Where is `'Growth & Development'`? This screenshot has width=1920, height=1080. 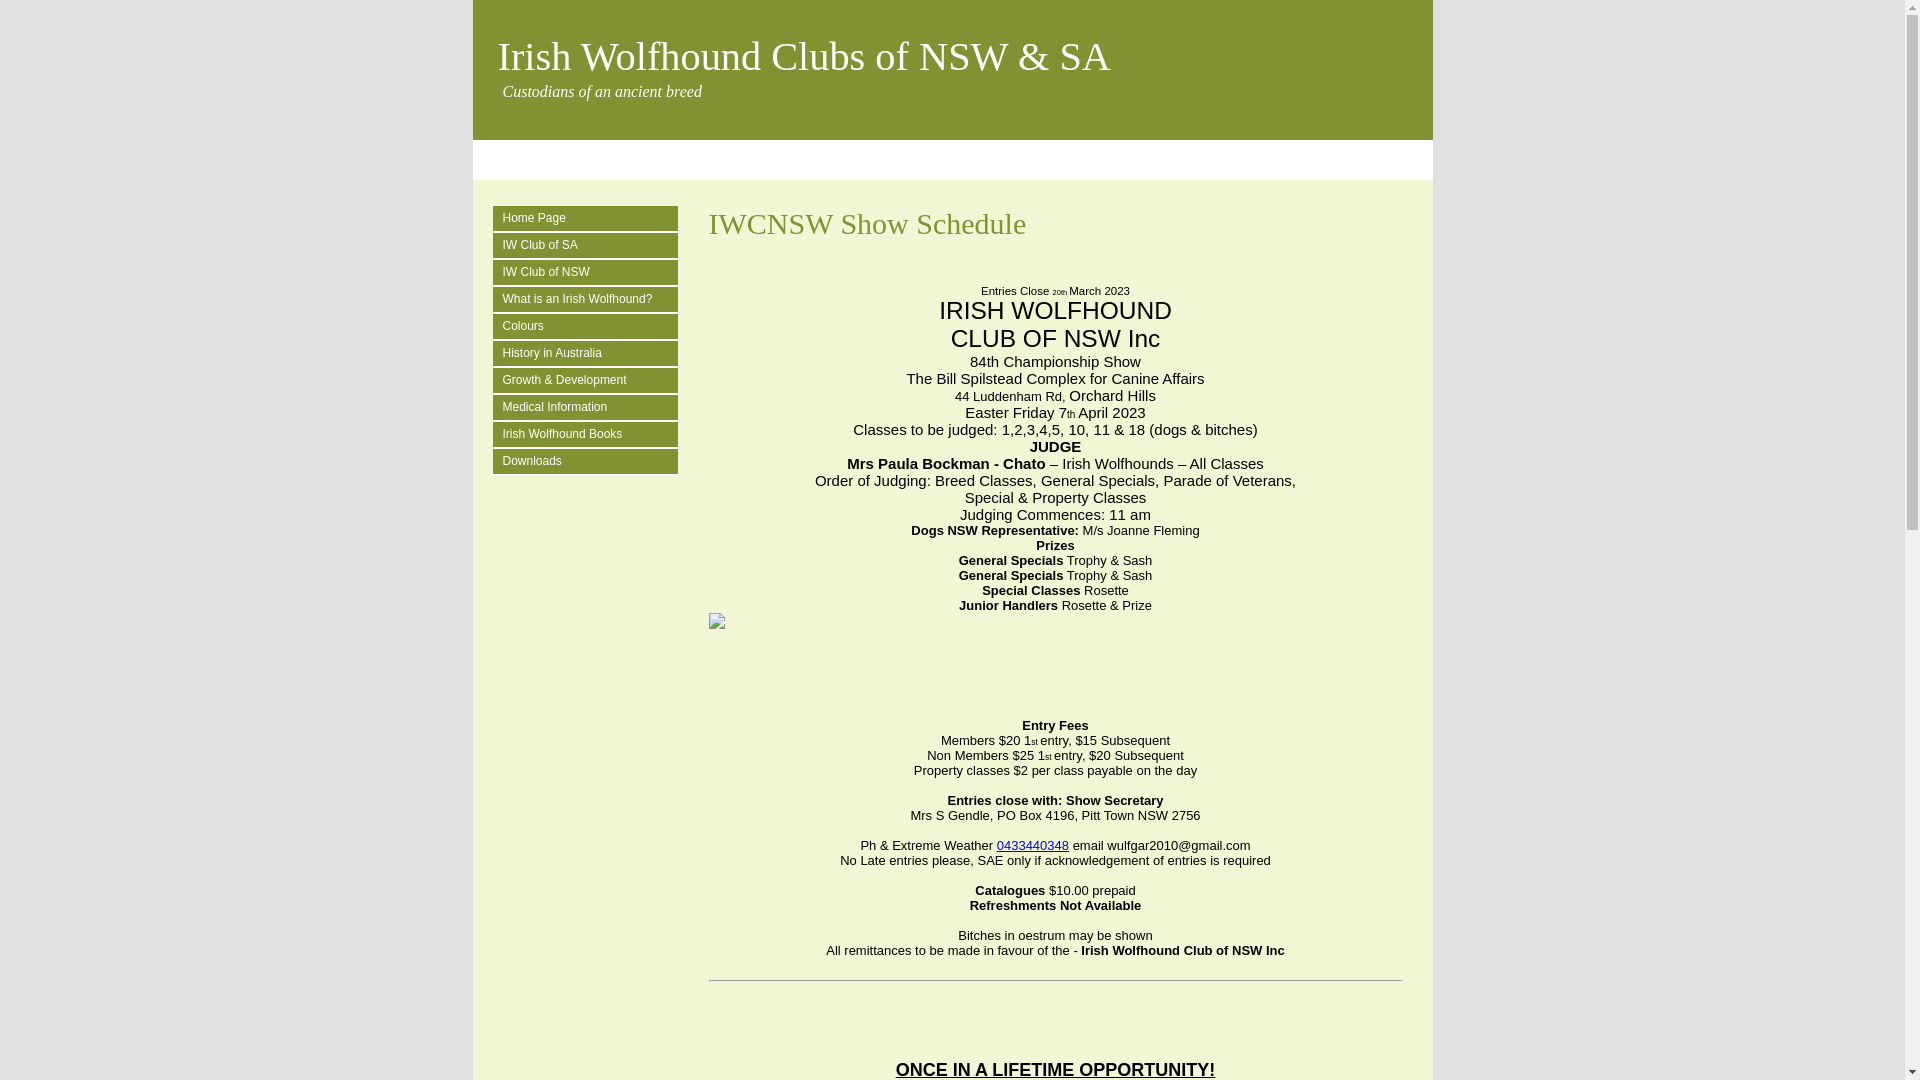 'Growth & Development' is located at coordinates (588, 380).